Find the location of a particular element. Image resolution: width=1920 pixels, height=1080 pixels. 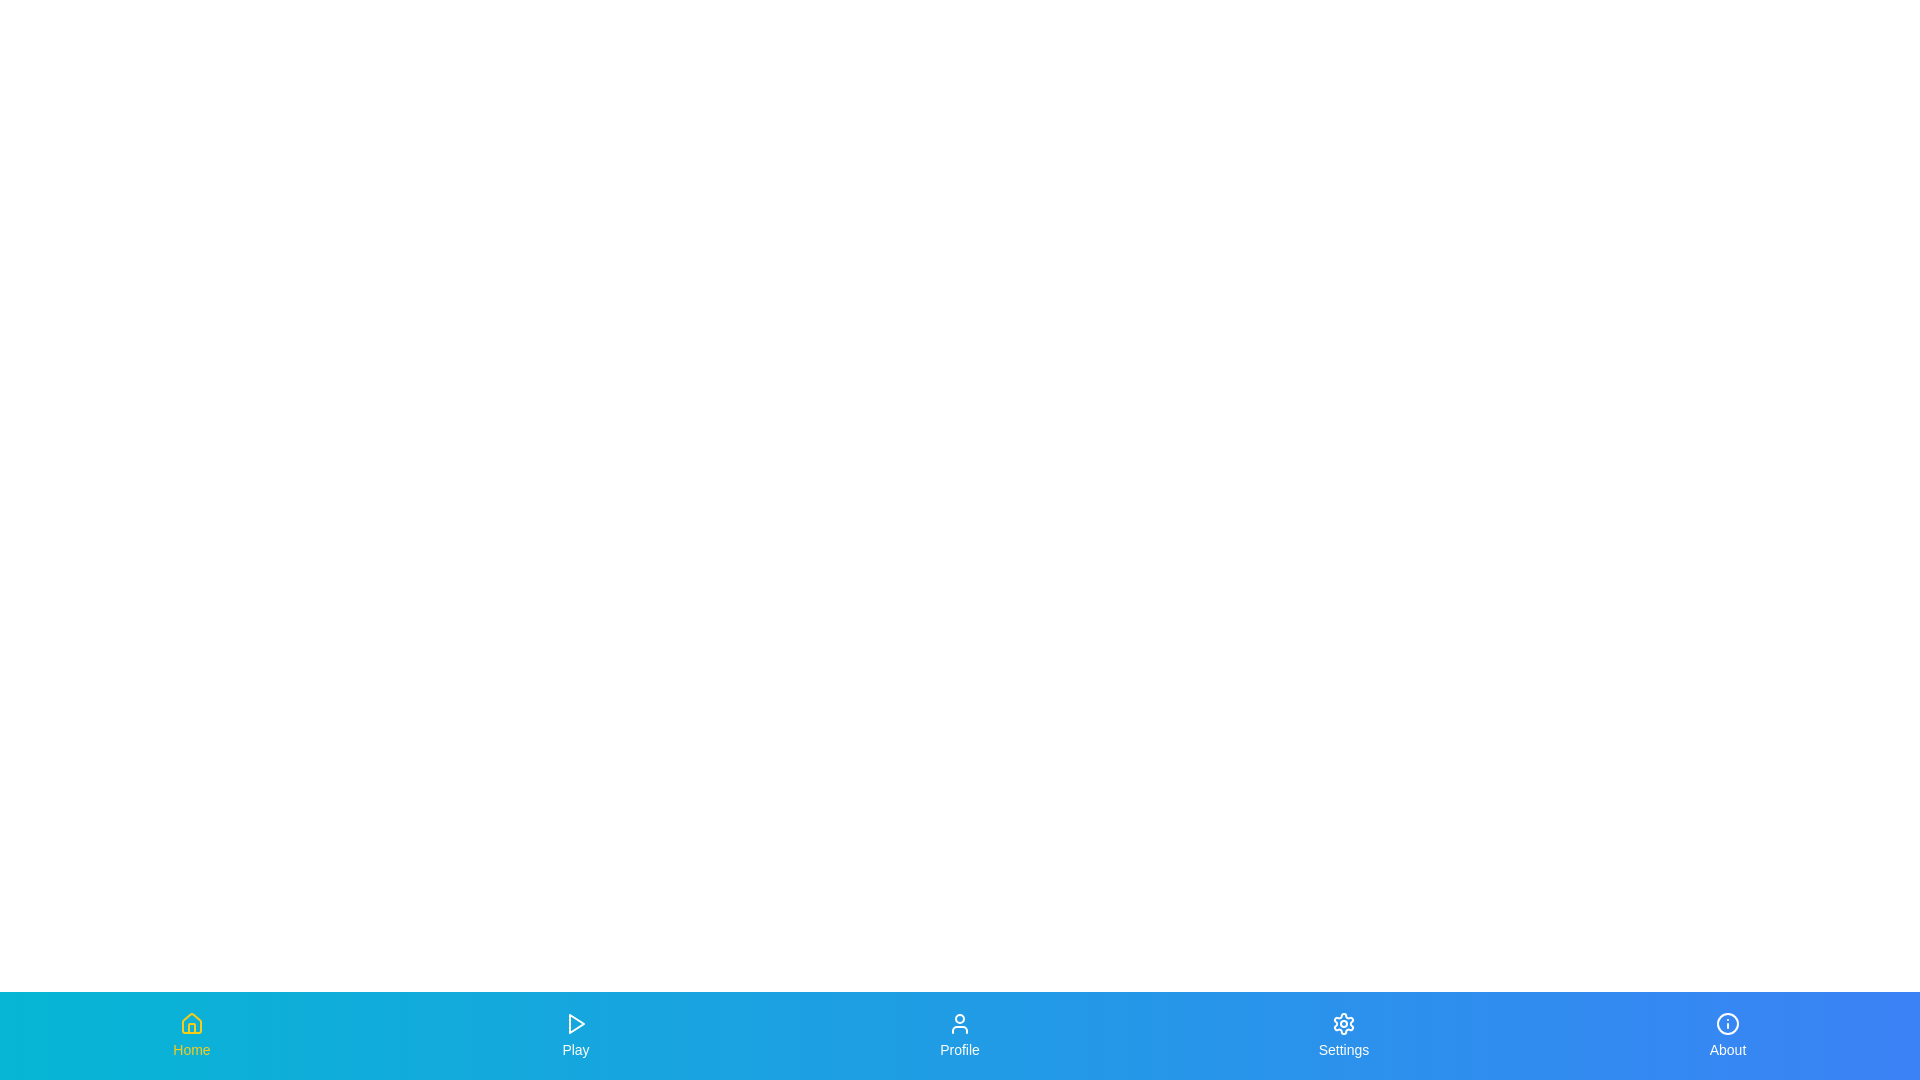

the tab labeled 'Settings' is located at coordinates (1344, 1035).